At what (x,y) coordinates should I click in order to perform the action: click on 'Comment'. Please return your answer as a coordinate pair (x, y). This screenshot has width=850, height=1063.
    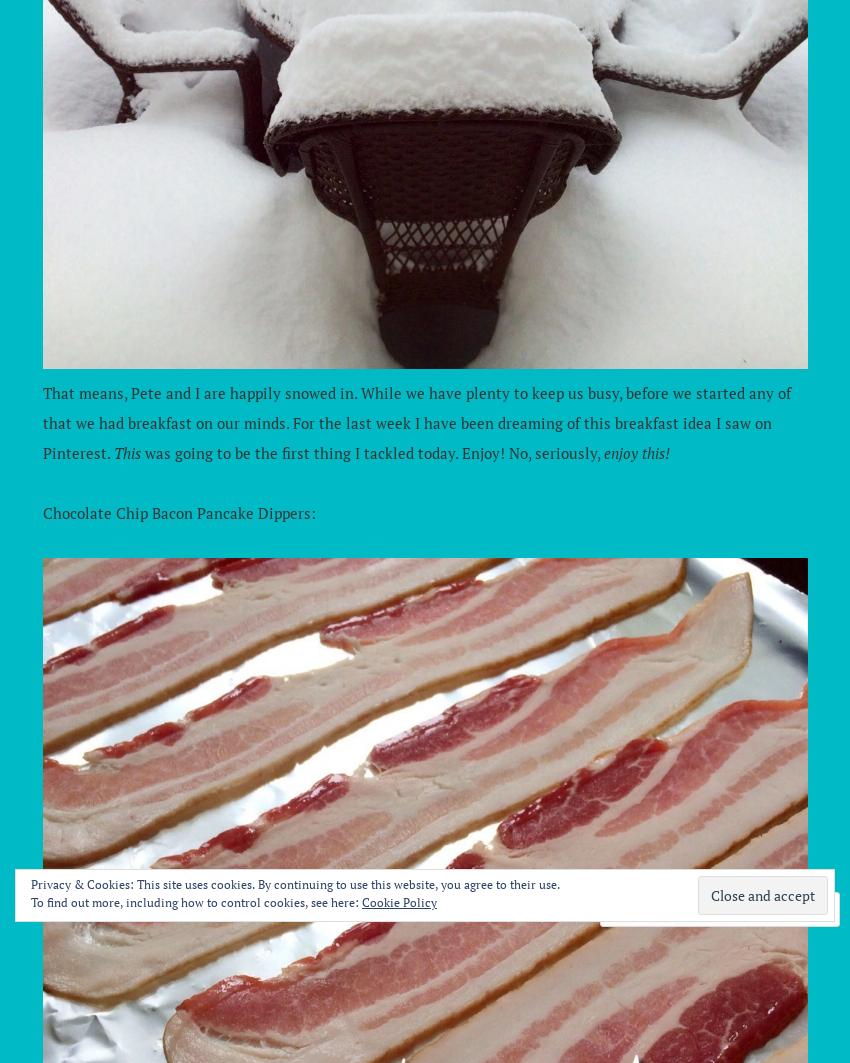
    Looking at the image, I should click on (667, 908).